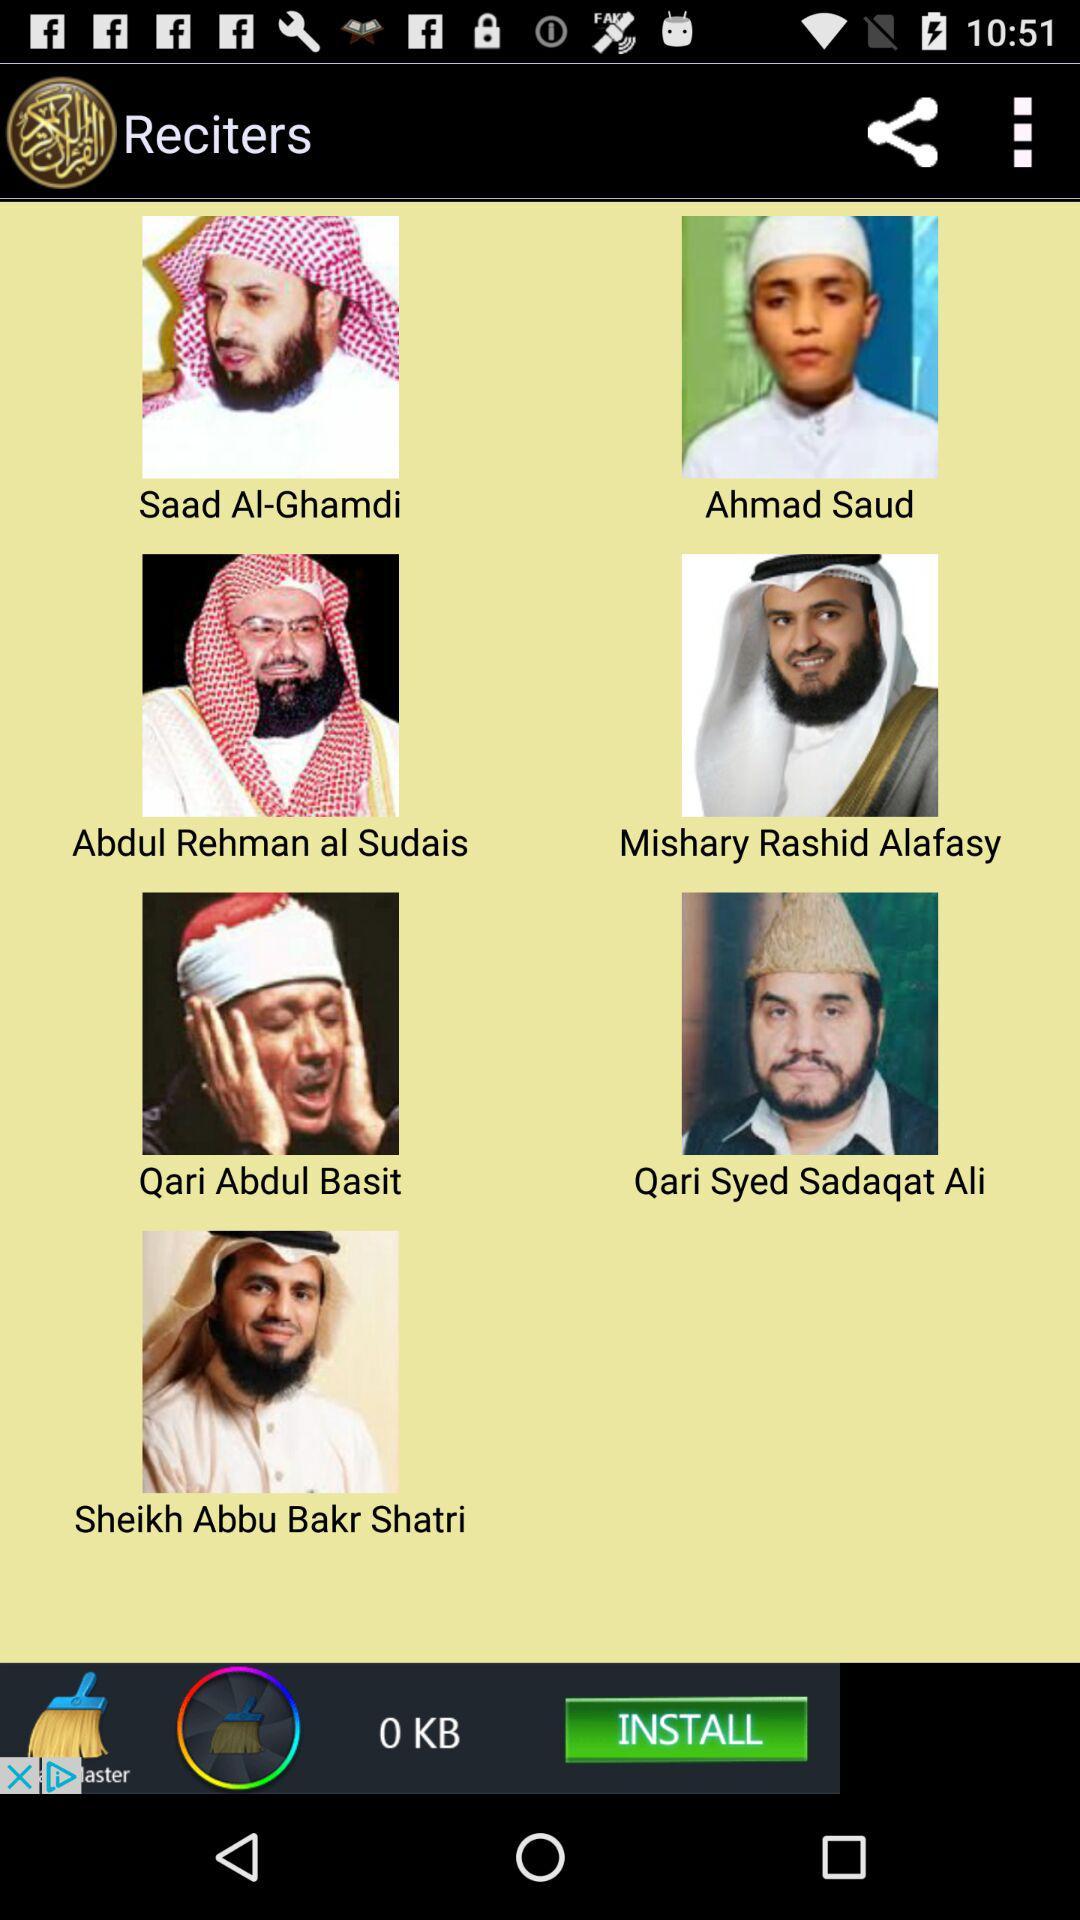 Image resolution: width=1080 pixels, height=1920 pixels. Describe the element at coordinates (1020, 131) in the screenshot. I see `the customize and control` at that location.